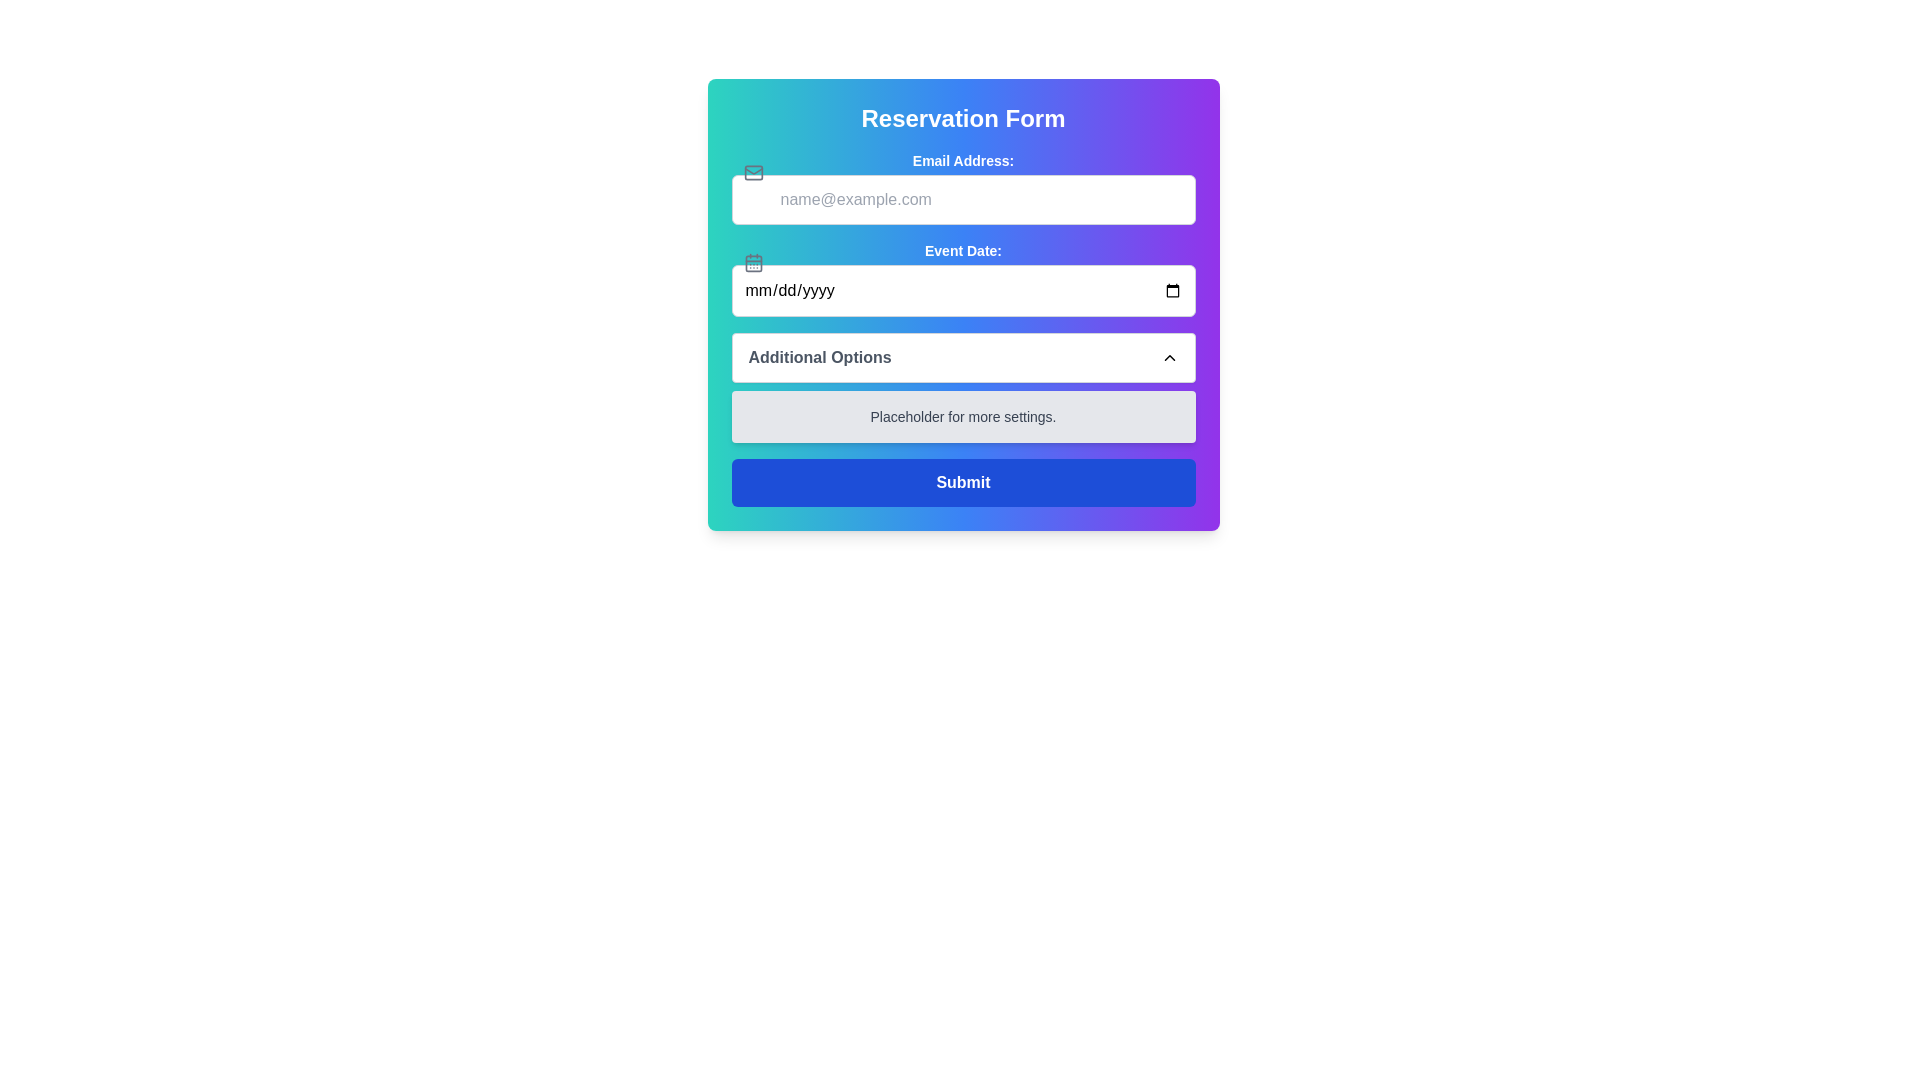 The width and height of the screenshot is (1920, 1080). Describe the element at coordinates (752, 262) in the screenshot. I see `the background of the calendar icon, which is a compact rectangle with rounded corners, positioned to the left of the 'Event Date' input field` at that location.